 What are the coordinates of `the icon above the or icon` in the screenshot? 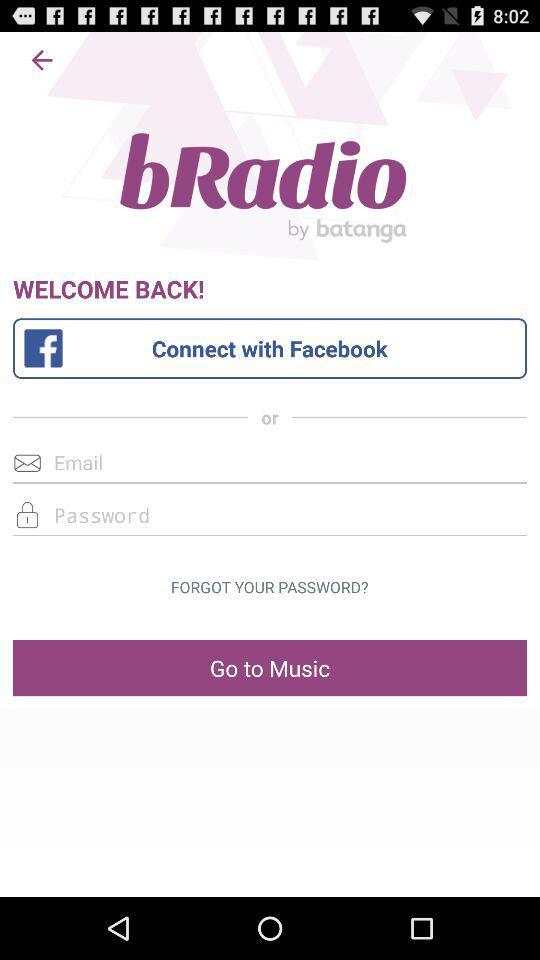 It's located at (270, 348).